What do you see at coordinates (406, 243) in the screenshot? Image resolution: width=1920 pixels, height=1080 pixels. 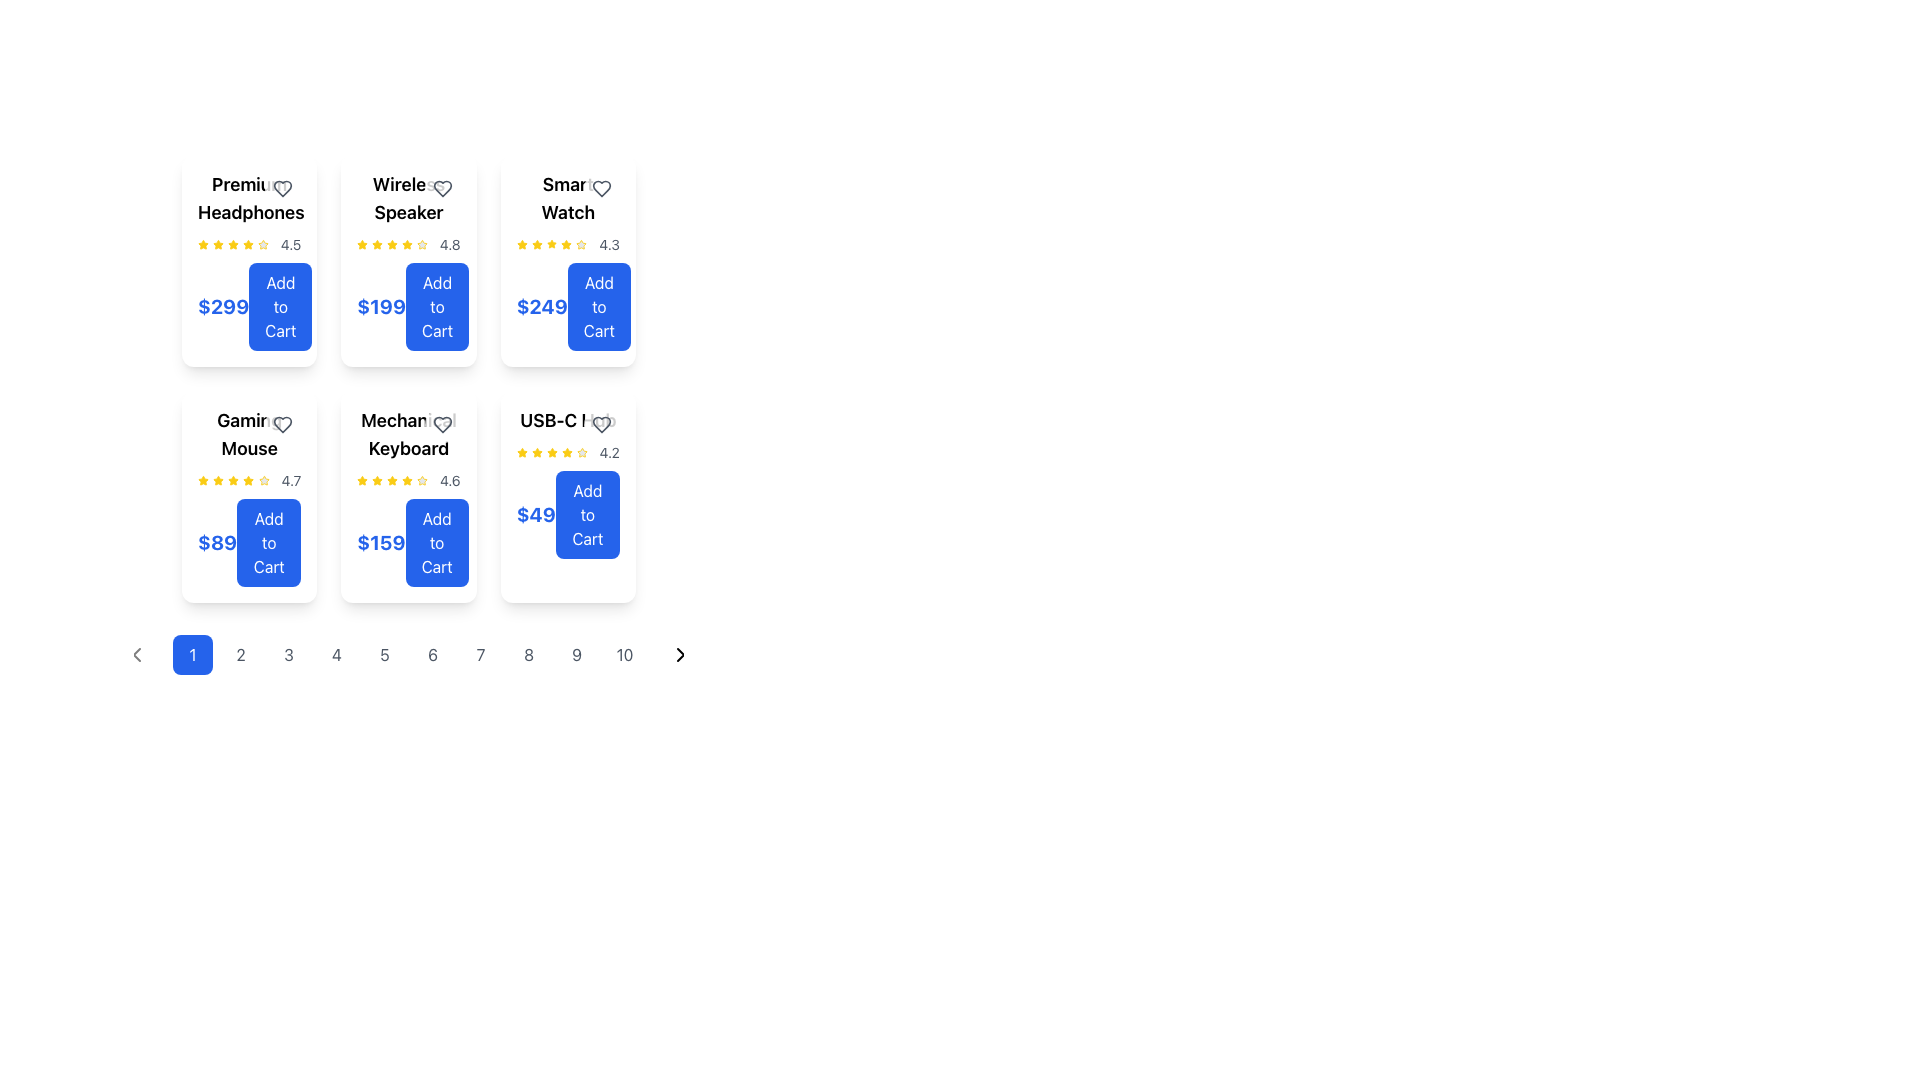 I see `the vibrant yellow star icon in the review section to interact with the rating` at bounding box center [406, 243].